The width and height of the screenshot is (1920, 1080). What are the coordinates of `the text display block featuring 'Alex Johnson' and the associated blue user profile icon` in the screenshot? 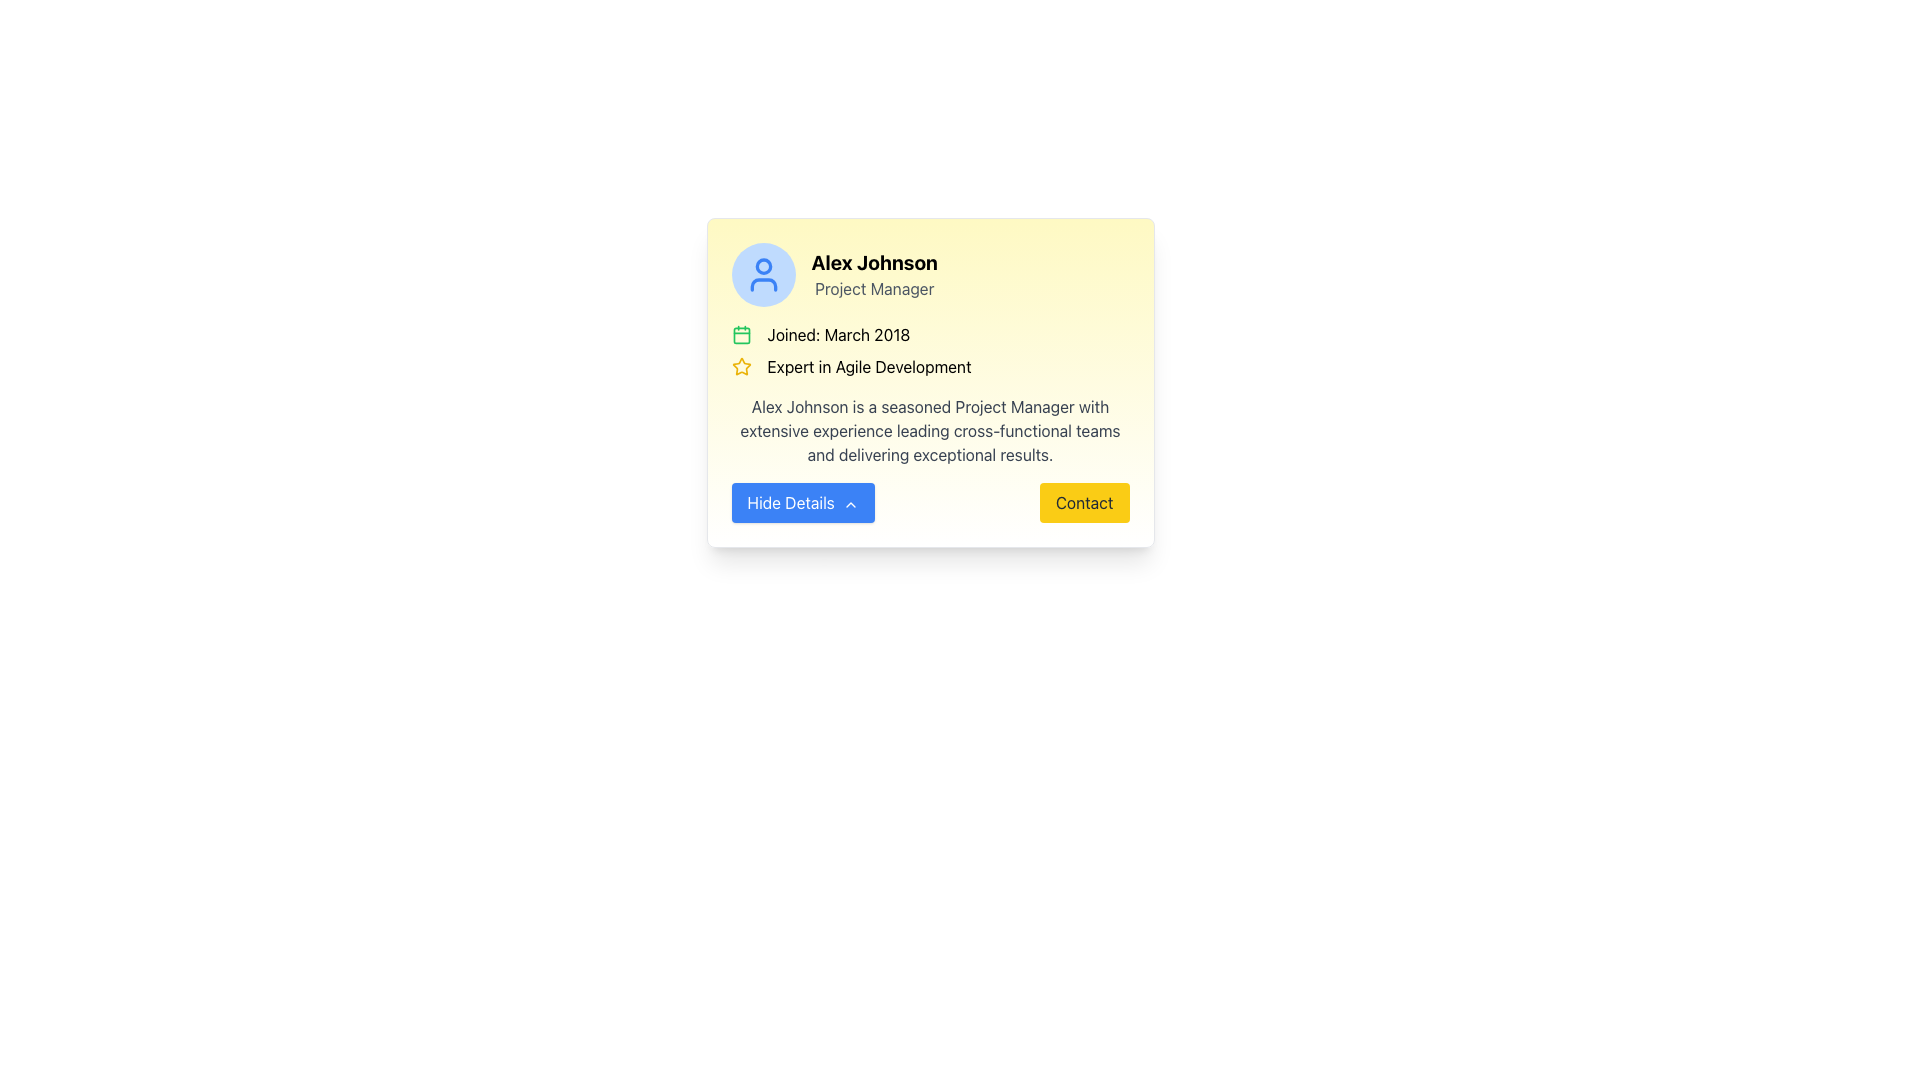 It's located at (929, 274).